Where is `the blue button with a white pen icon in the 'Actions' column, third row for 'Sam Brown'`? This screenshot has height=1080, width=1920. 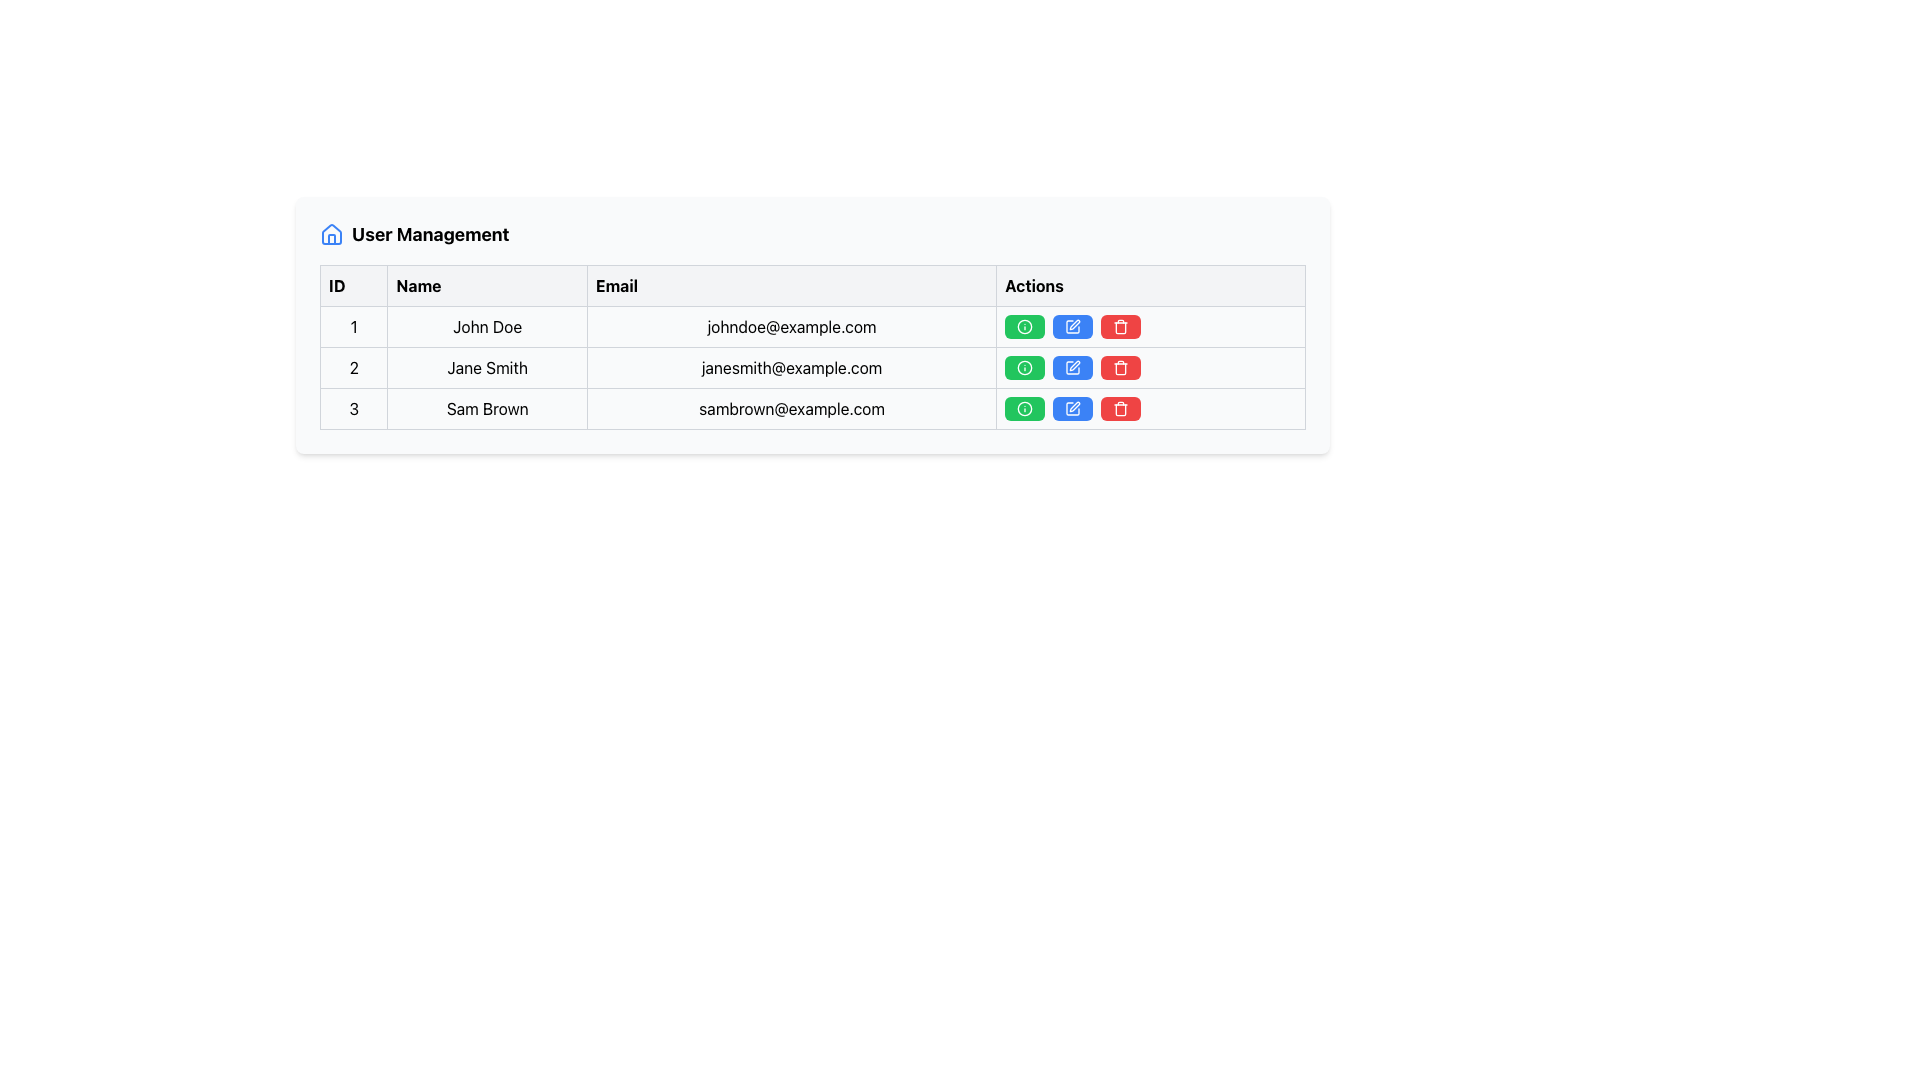 the blue button with a white pen icon in the 'Actions' column, third row for 'Sam Brown' is located at coordinates (1072, 407).